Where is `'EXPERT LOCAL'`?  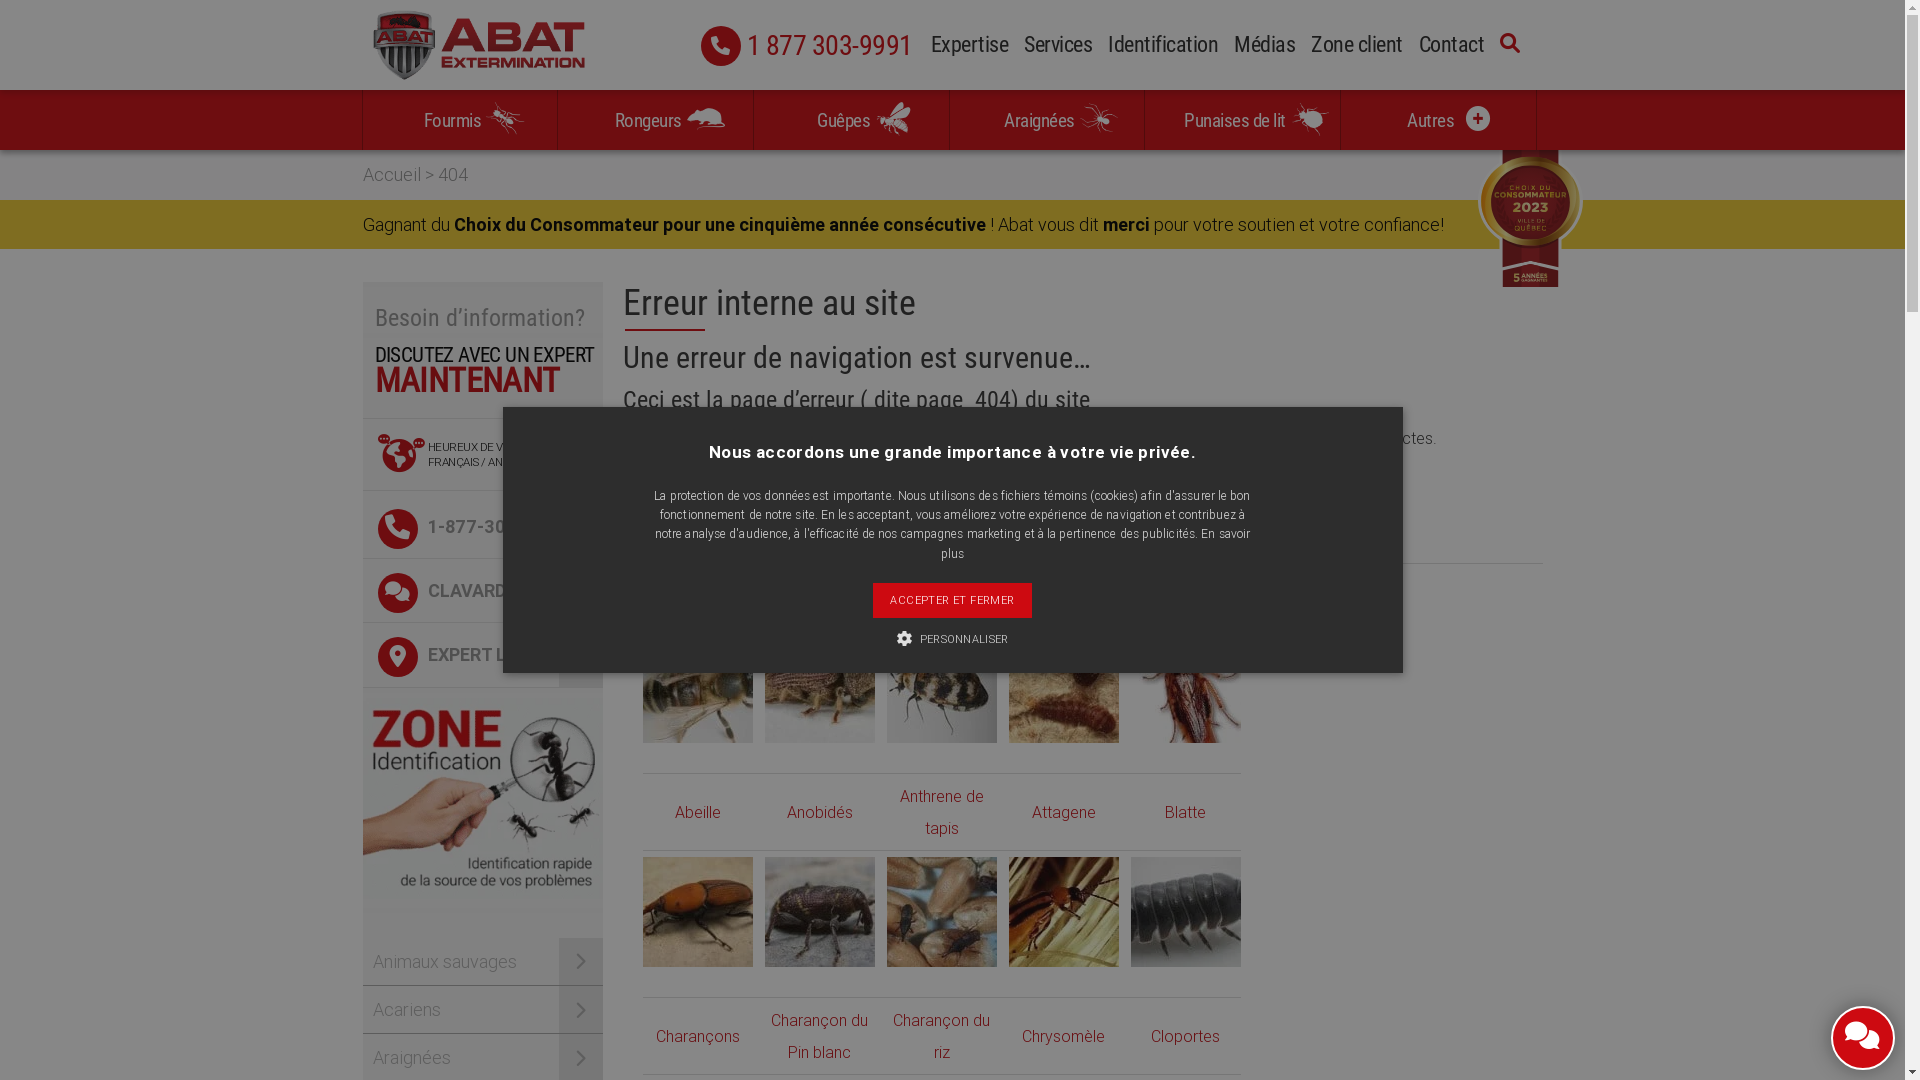
'EXPERT LOCAL' is located at coordinates (481, 655).